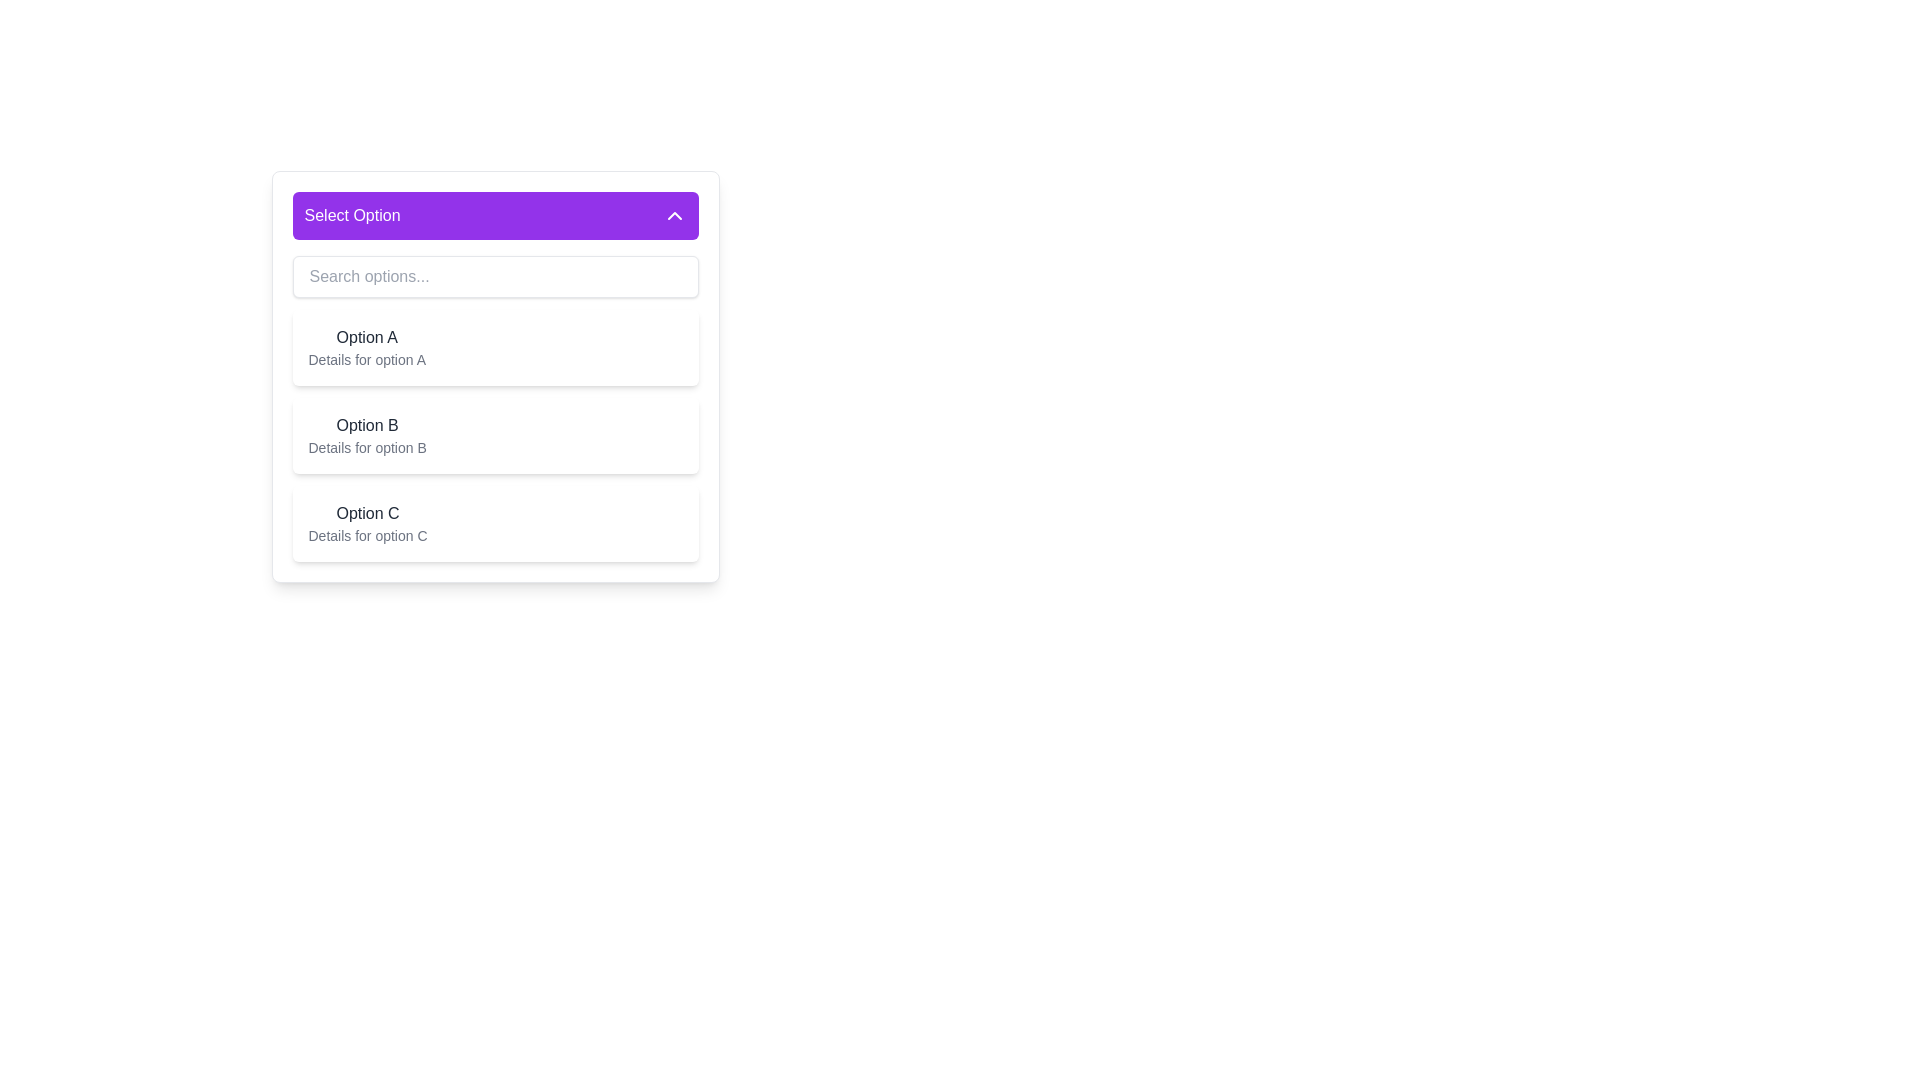 The height and width of the screenshot is (1080, 1920). What do you see at coordinates (367, 346) in the screenshot?
I see `the first textual option in the dropdown menu, labeled 'Option A'` at bounding box center [367, 346].